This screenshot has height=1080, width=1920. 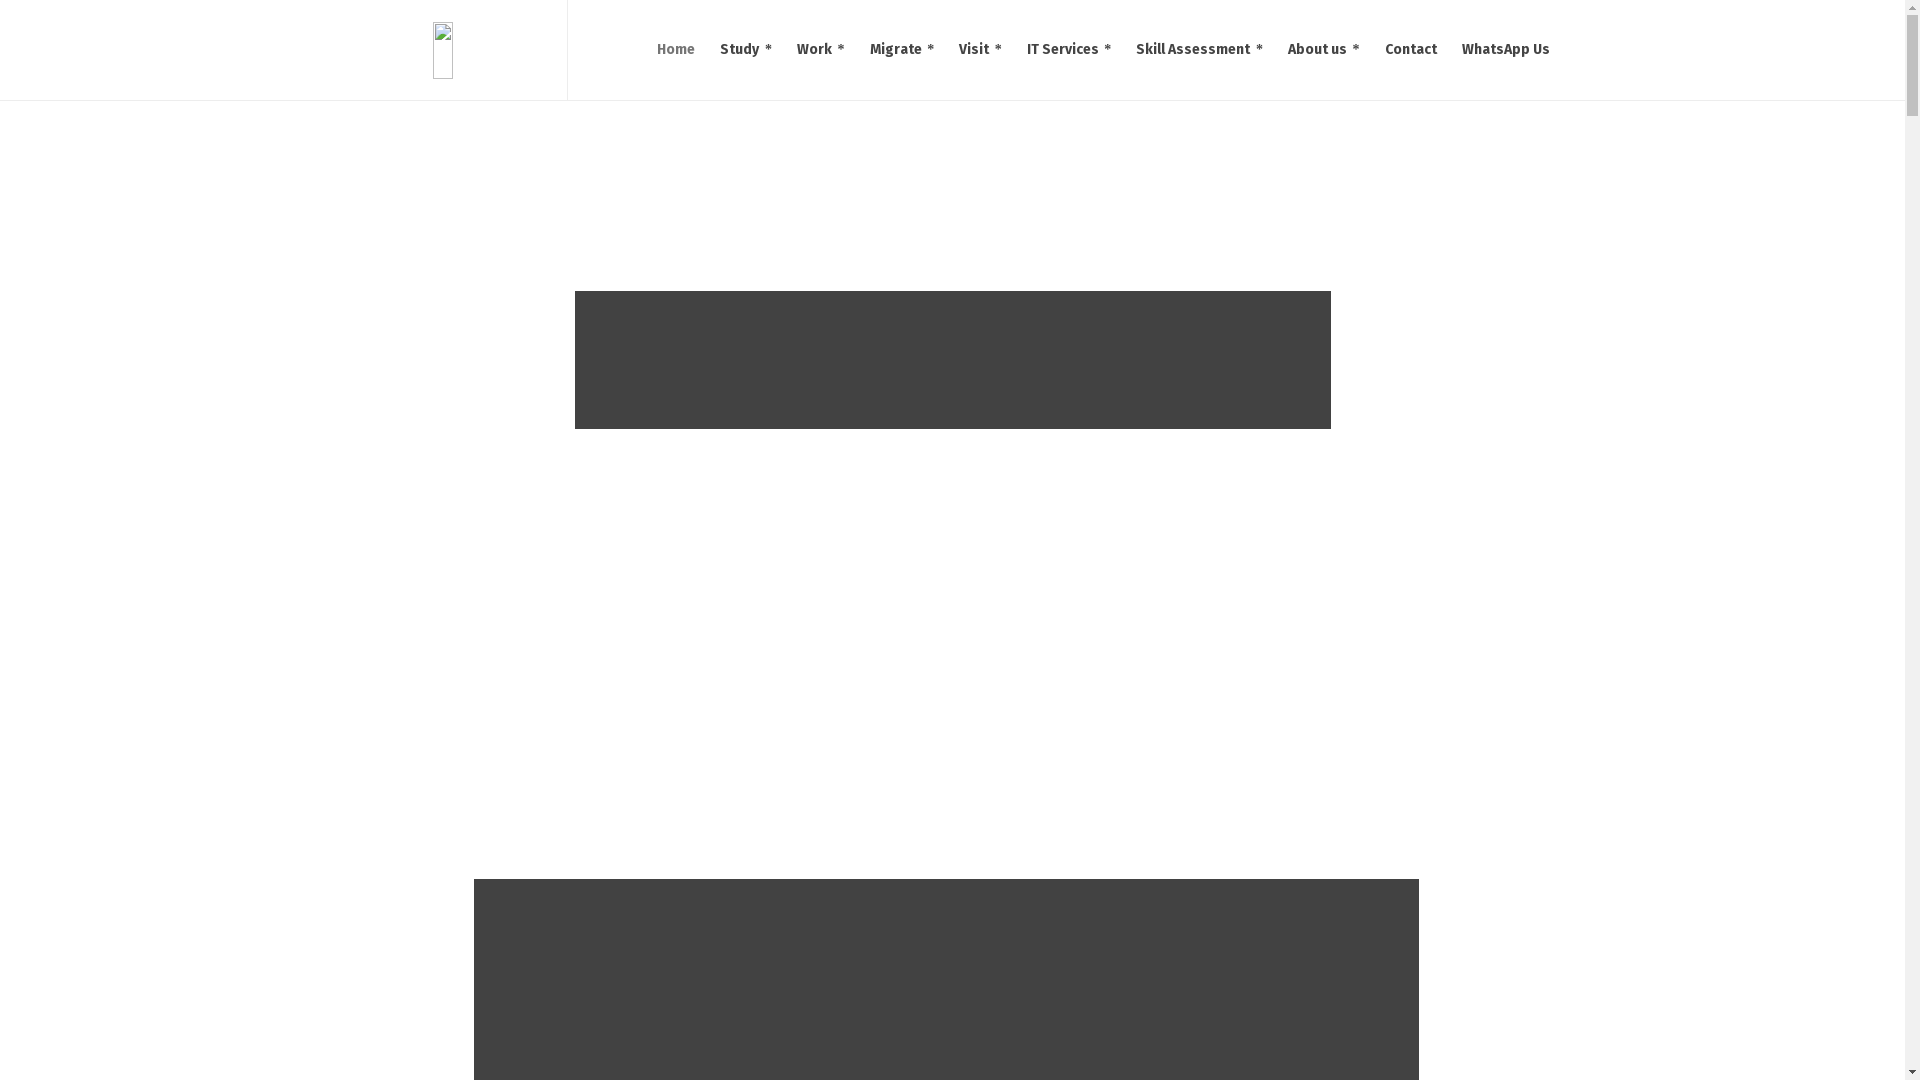 I want to click on 'Study', so click(x=745, y=49).